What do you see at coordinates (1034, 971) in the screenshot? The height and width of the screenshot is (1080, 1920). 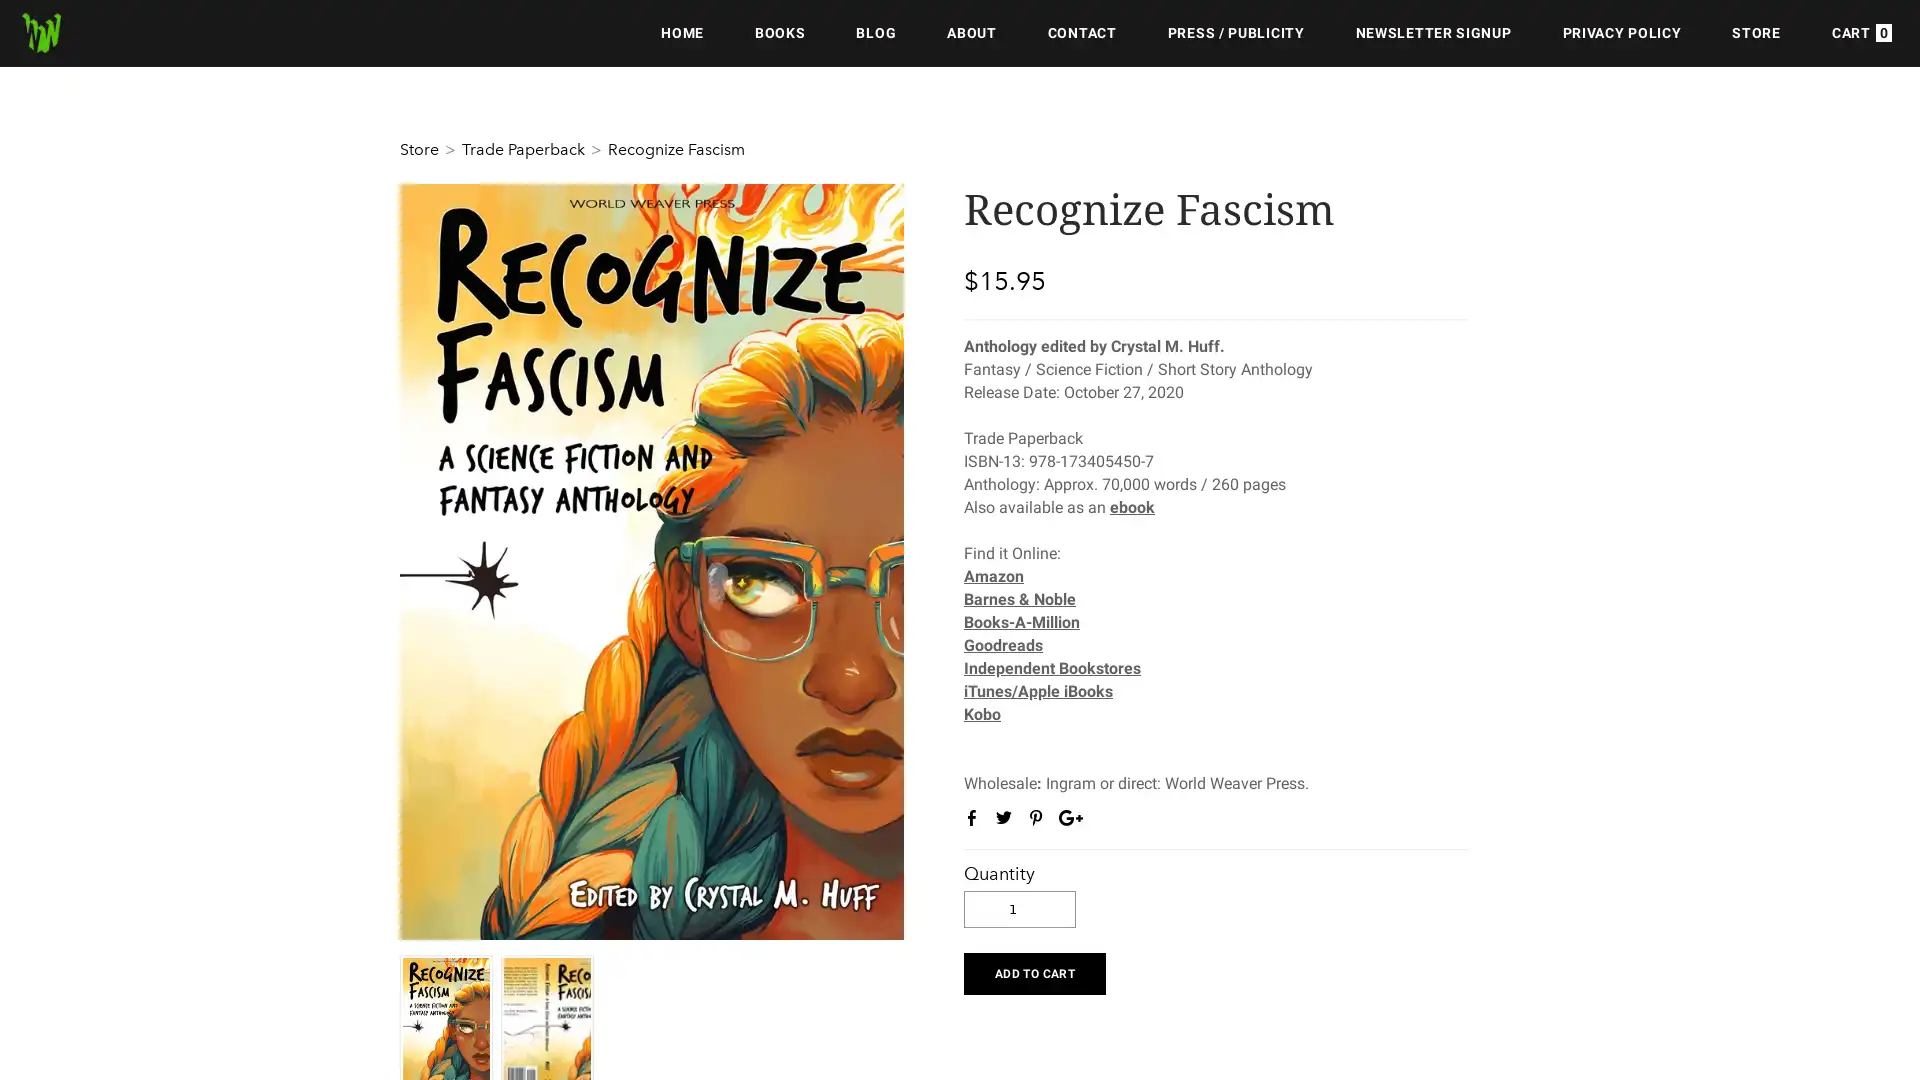 I see `ADD TO CART` at bounding box center [1034, 971].